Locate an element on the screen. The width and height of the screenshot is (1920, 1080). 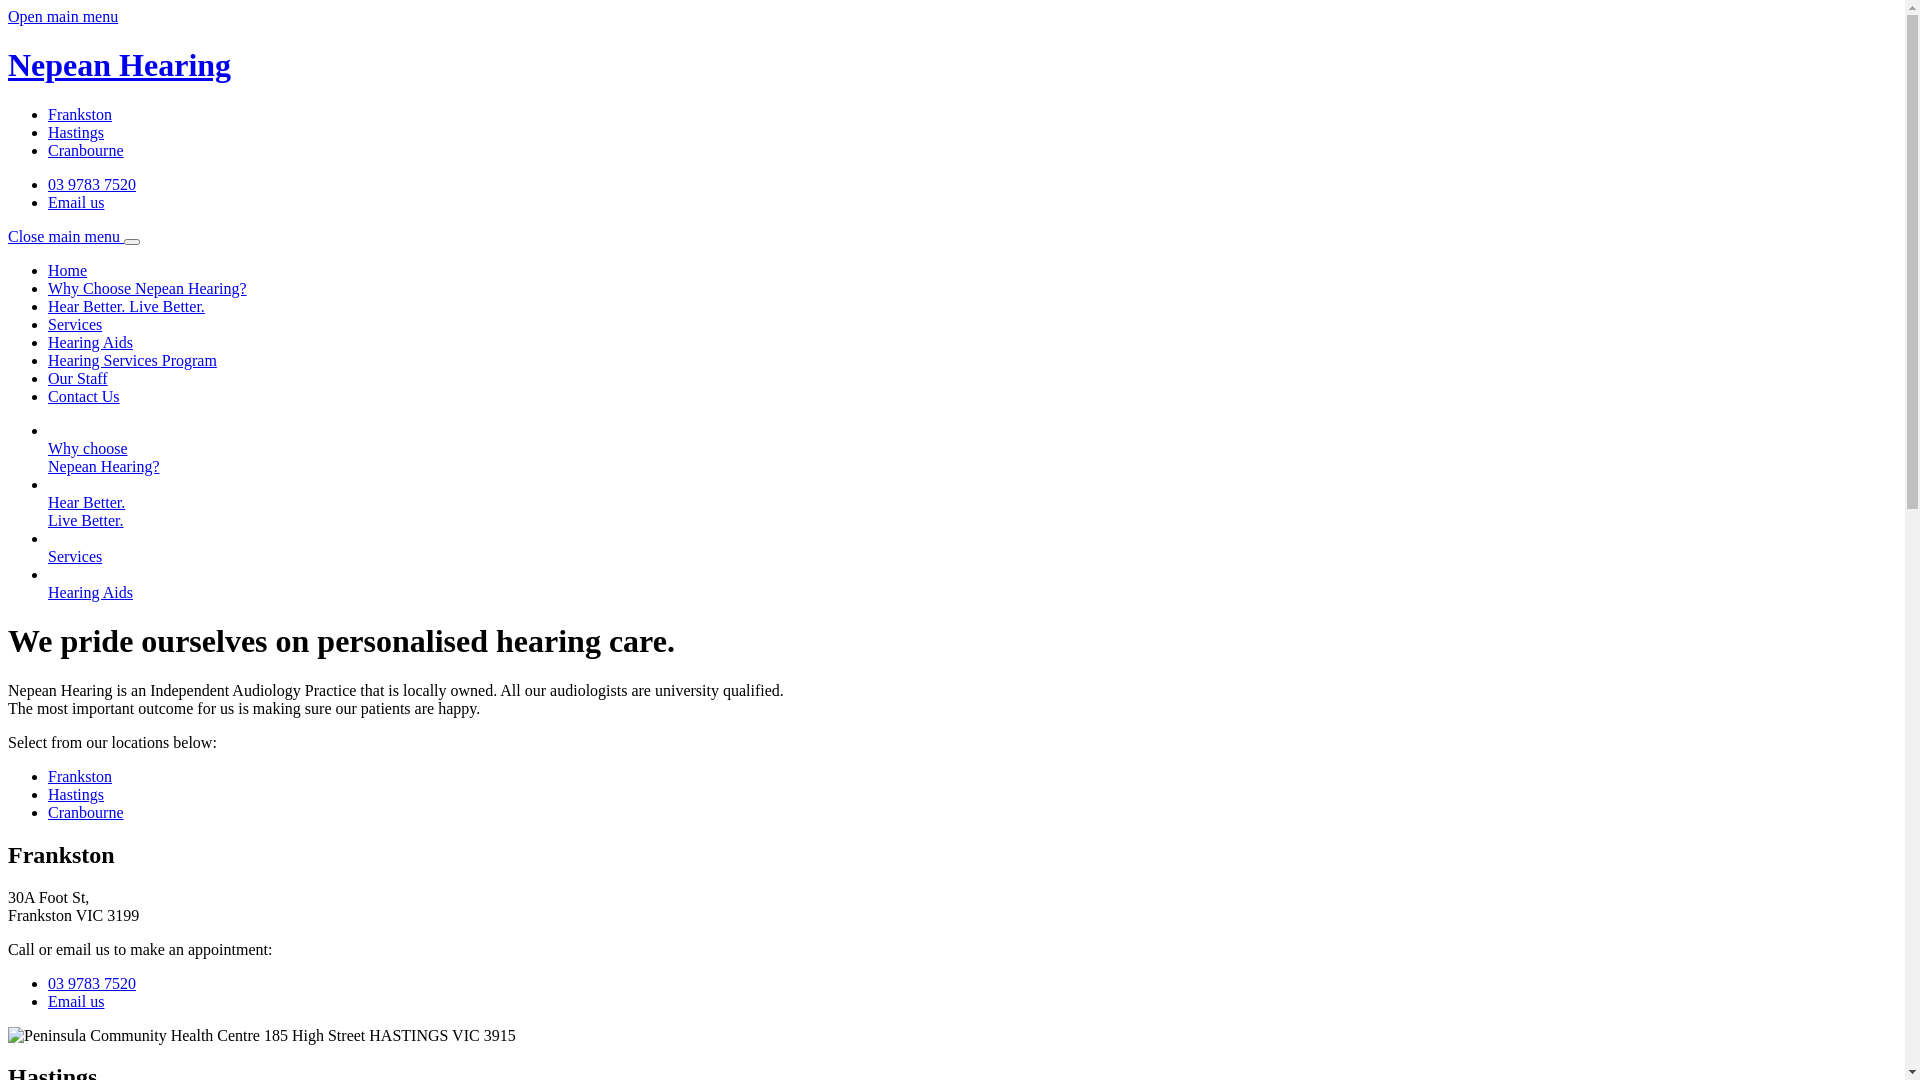
'Hear Better. Live Better.' is located at coordinates (125, 306).